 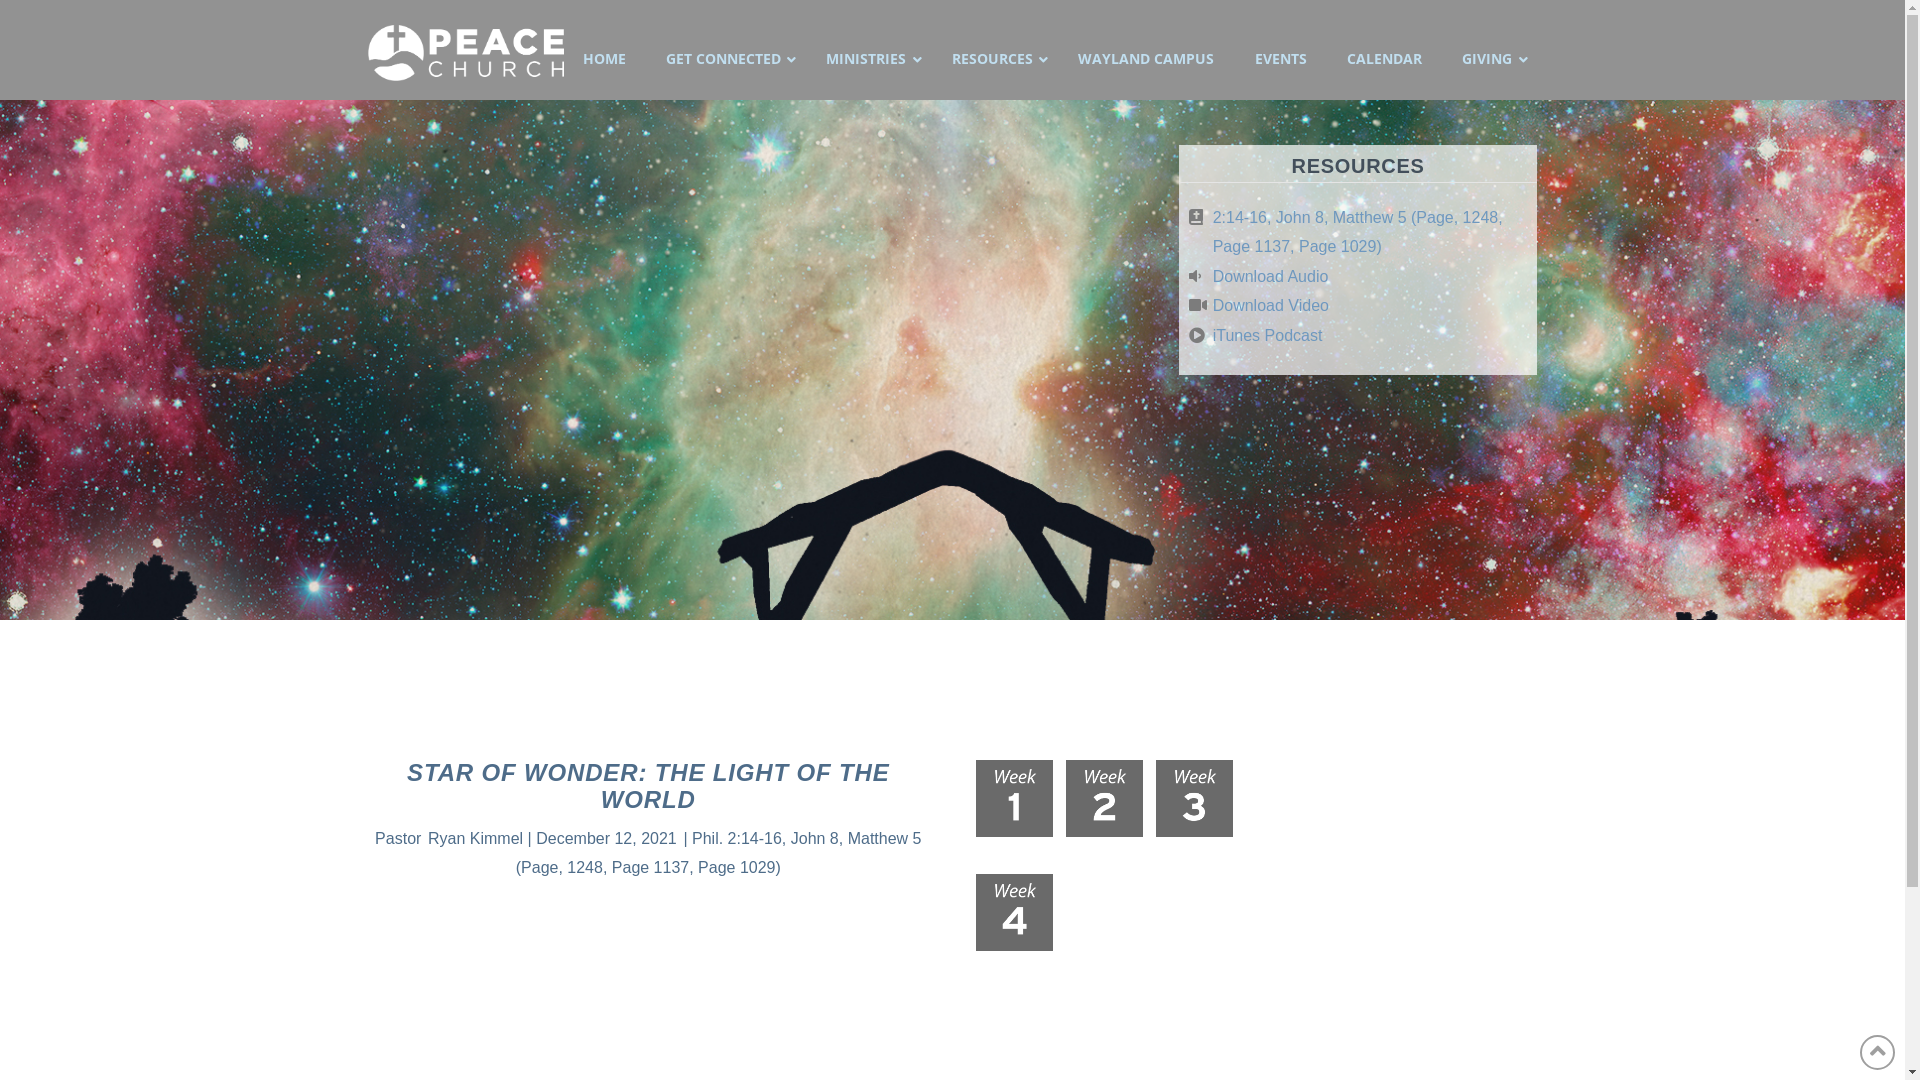 What do you see at coordinates (748, 358) in the screenshot?
I see `'Star of Wonder: The Light of the World'` at bounding box center [748, 358].